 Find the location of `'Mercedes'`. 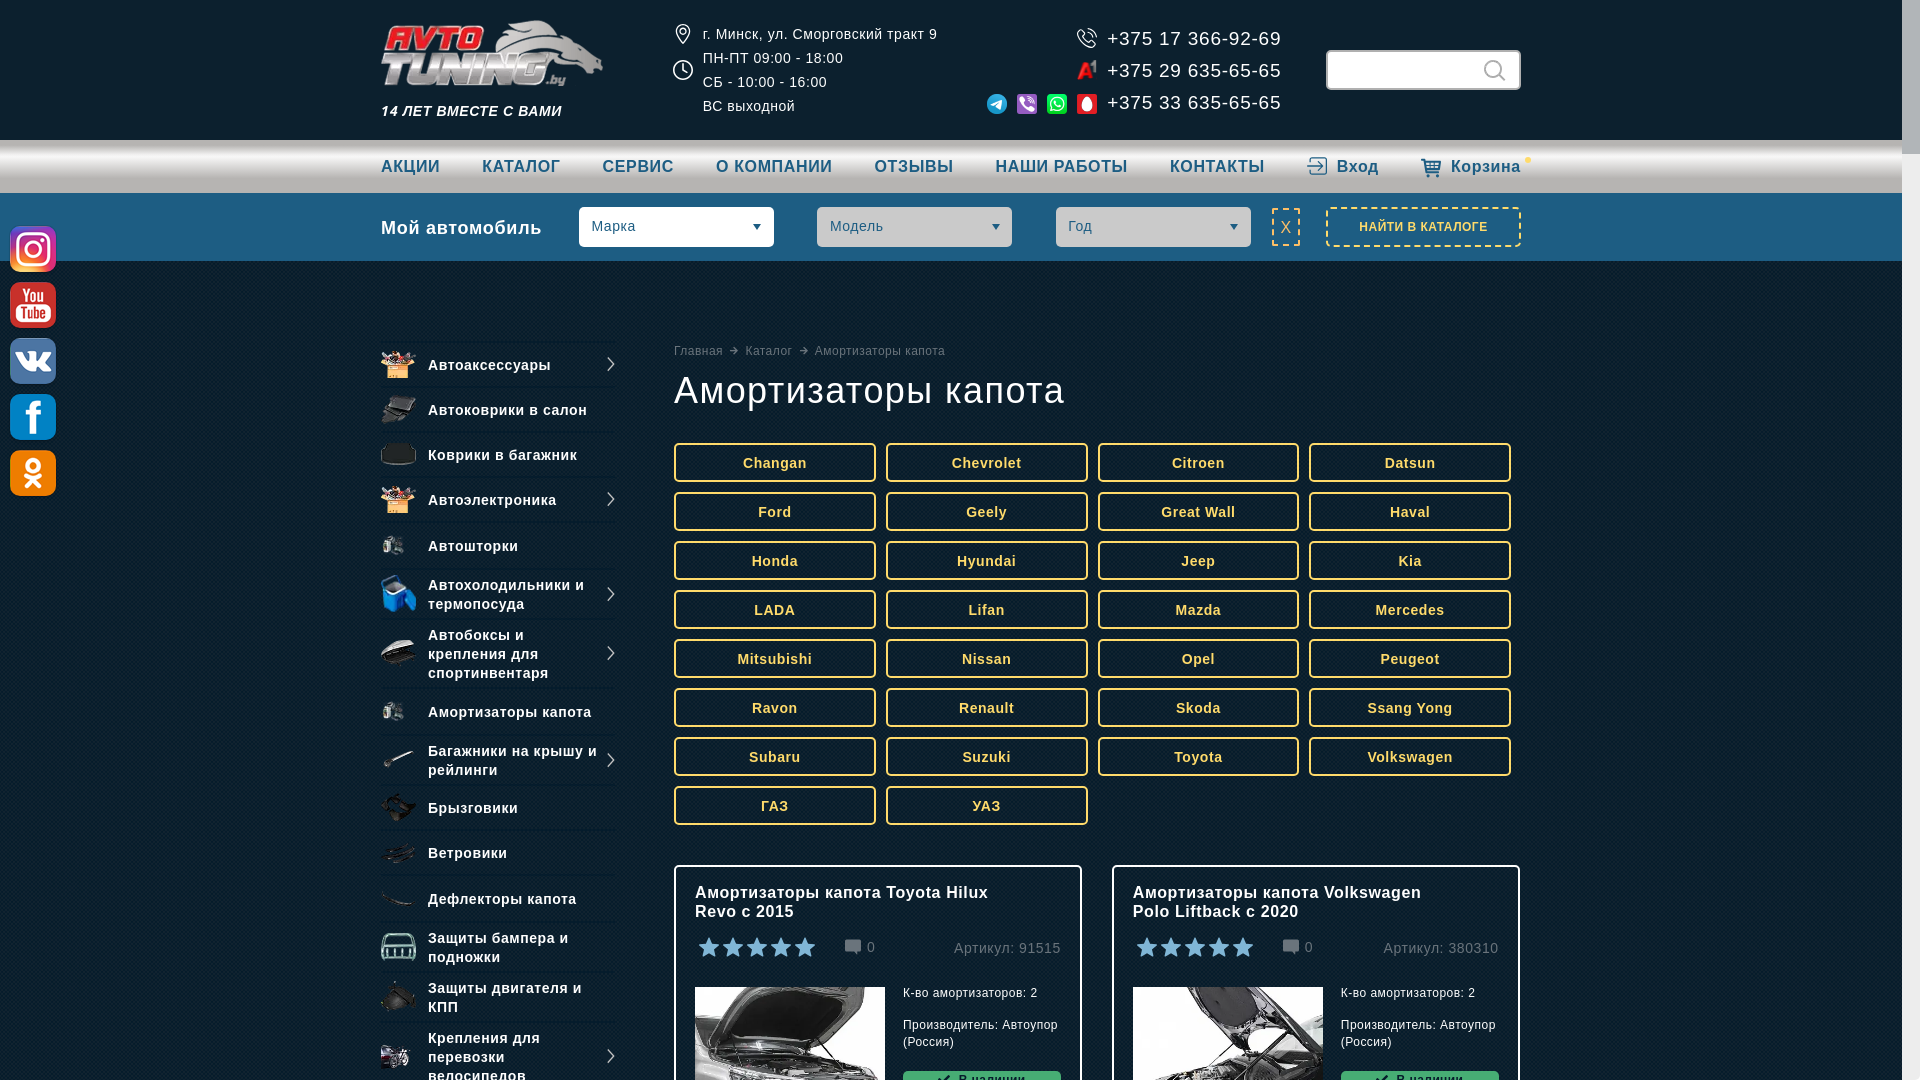

'Mercedes' is located at coordinates (1409, 608).